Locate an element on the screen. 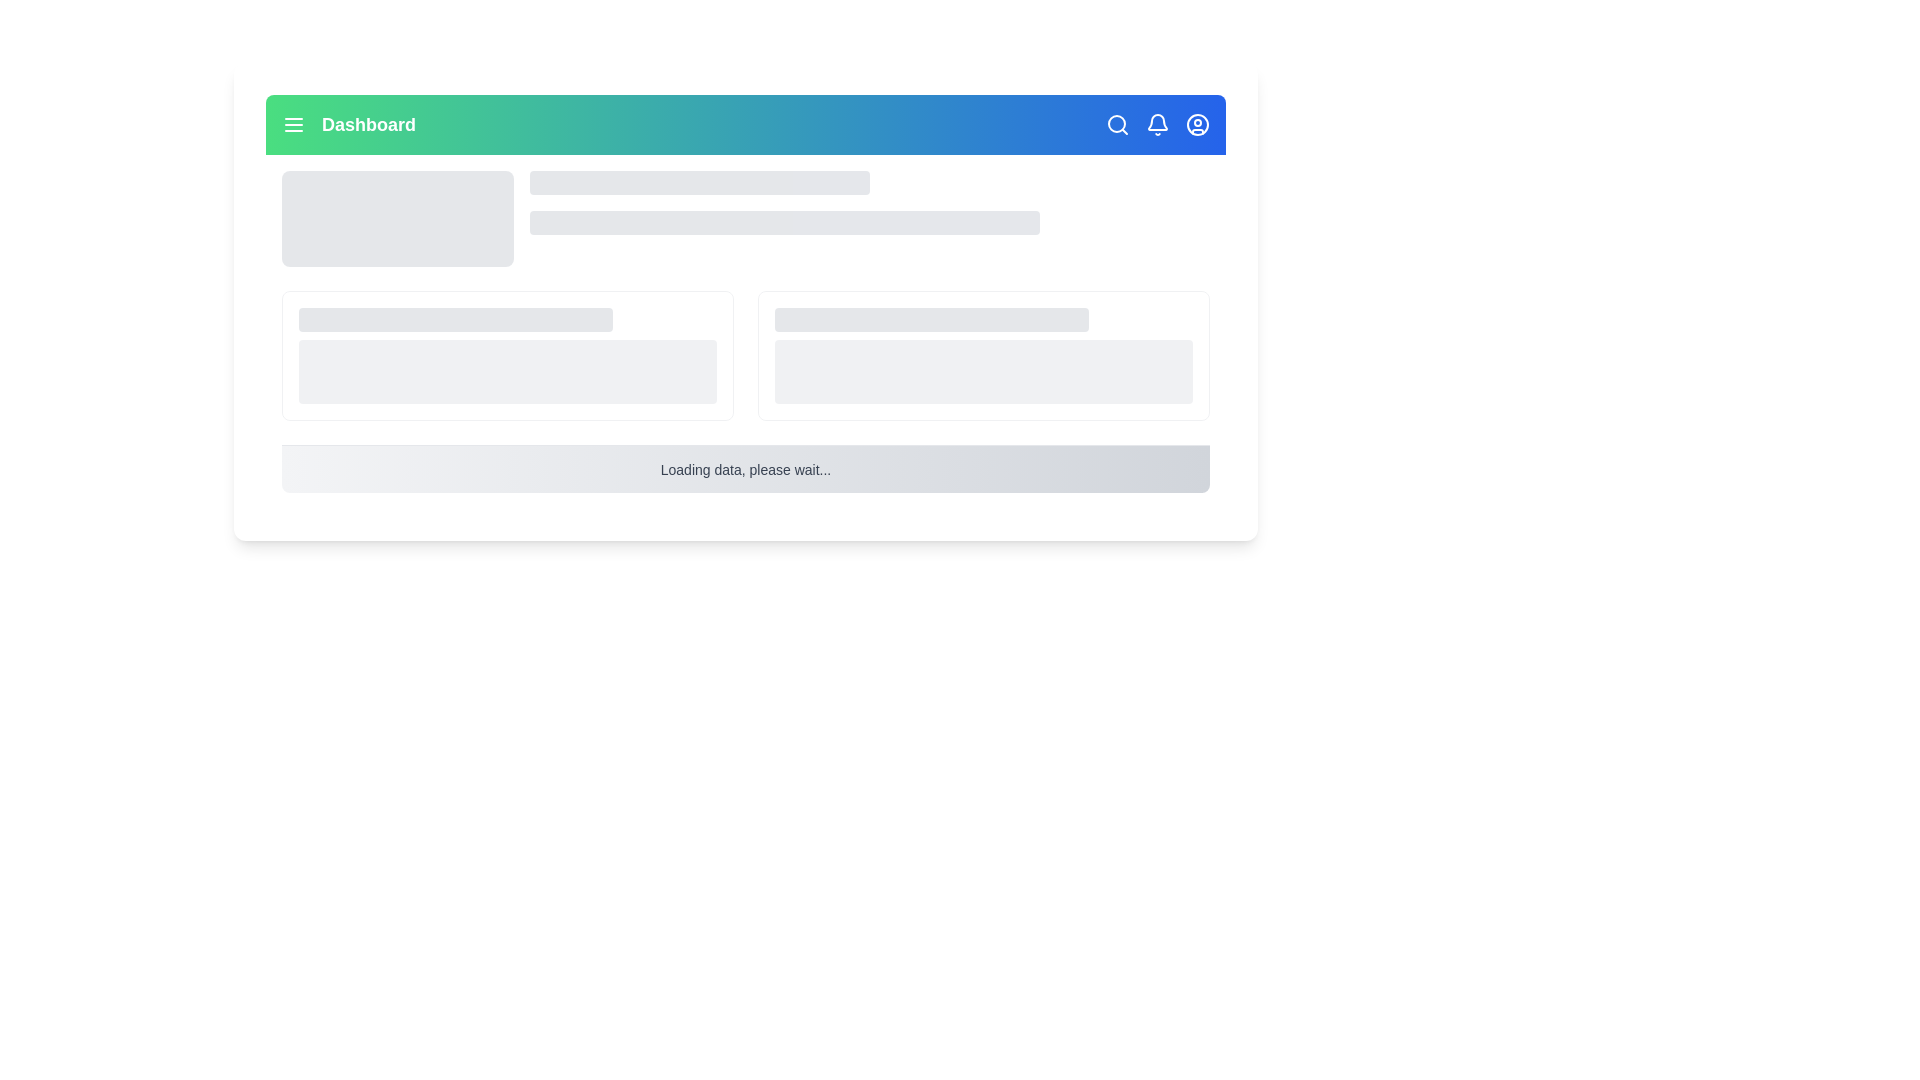 The image size is (1920, 1080). the bell icon in the top navigation bar is located at coordinates (1157, 122).